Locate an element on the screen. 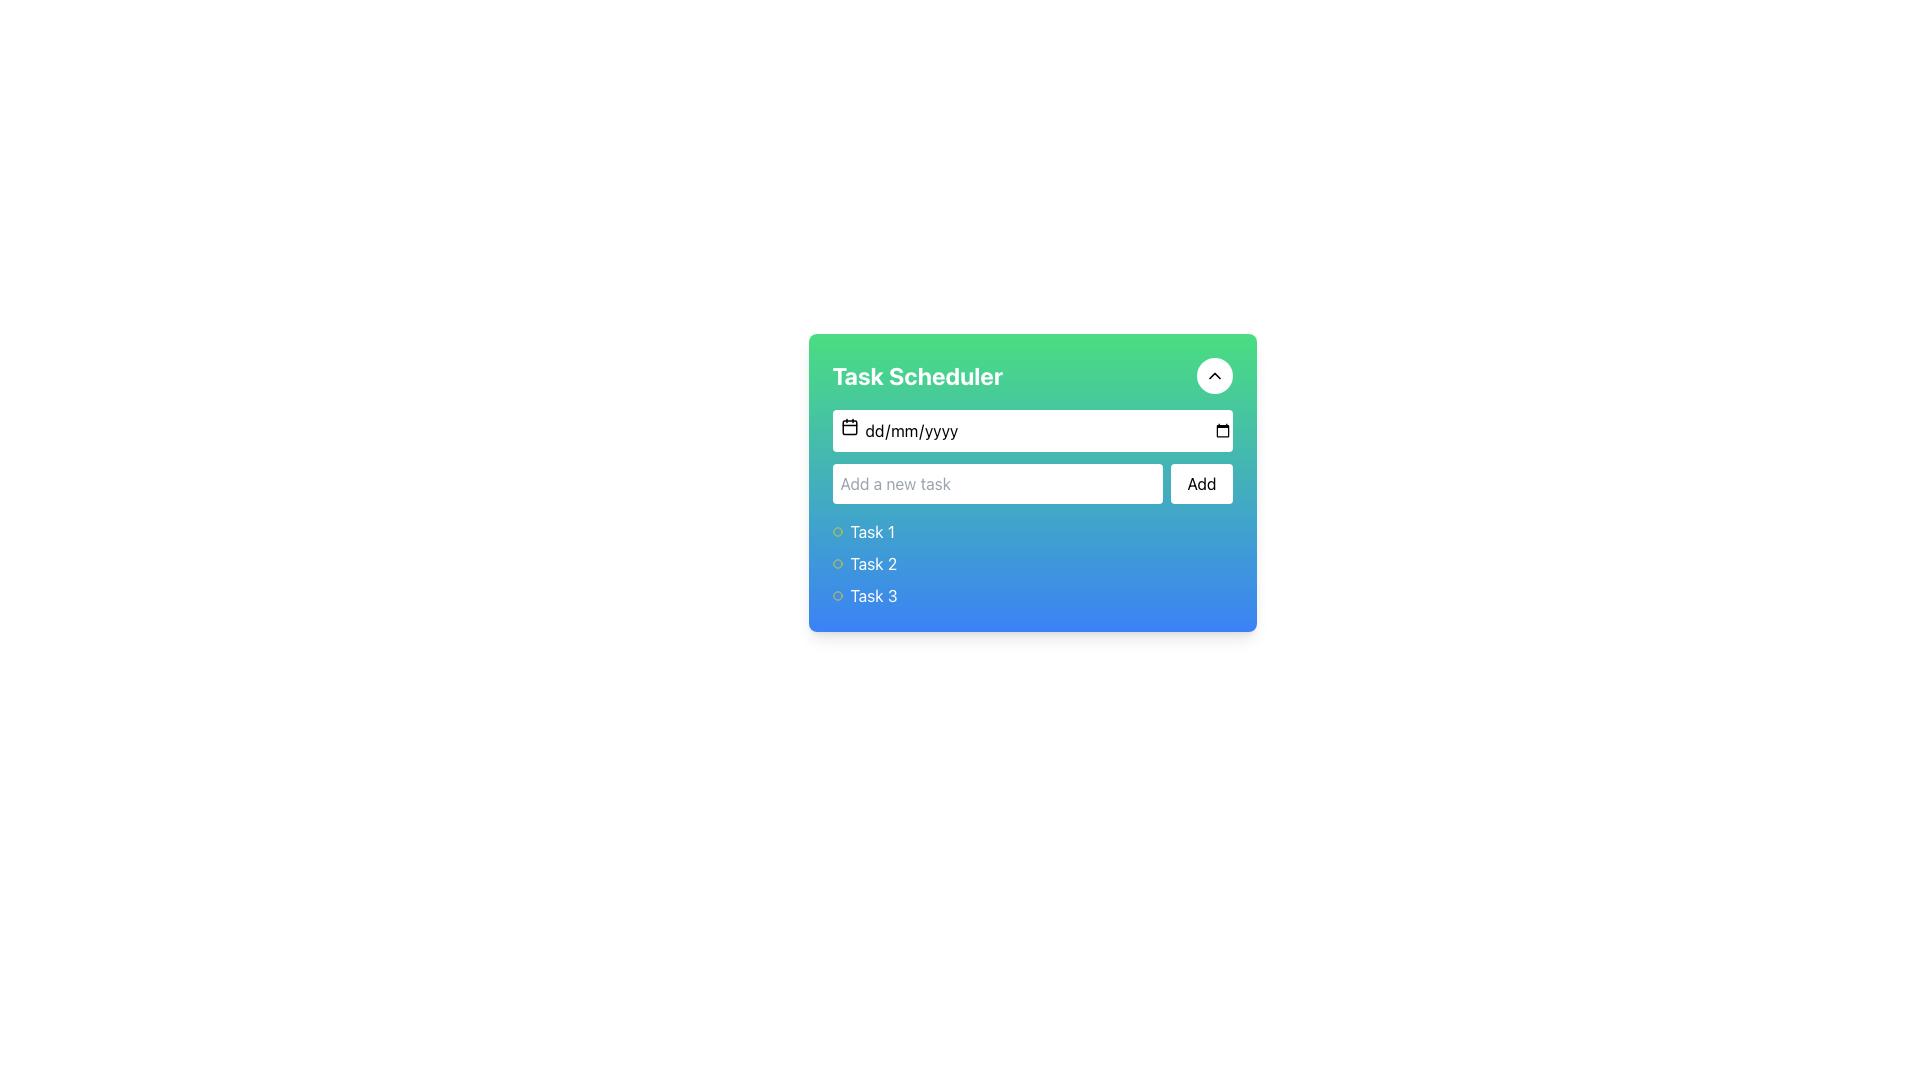 The height and width of the screenshot is (1080, 1920). the calendar icon, which is a square-shaped icon with a calendar image inside, located to the left of the date input field in the task scheduler interface is located at coordinates (849, 426).